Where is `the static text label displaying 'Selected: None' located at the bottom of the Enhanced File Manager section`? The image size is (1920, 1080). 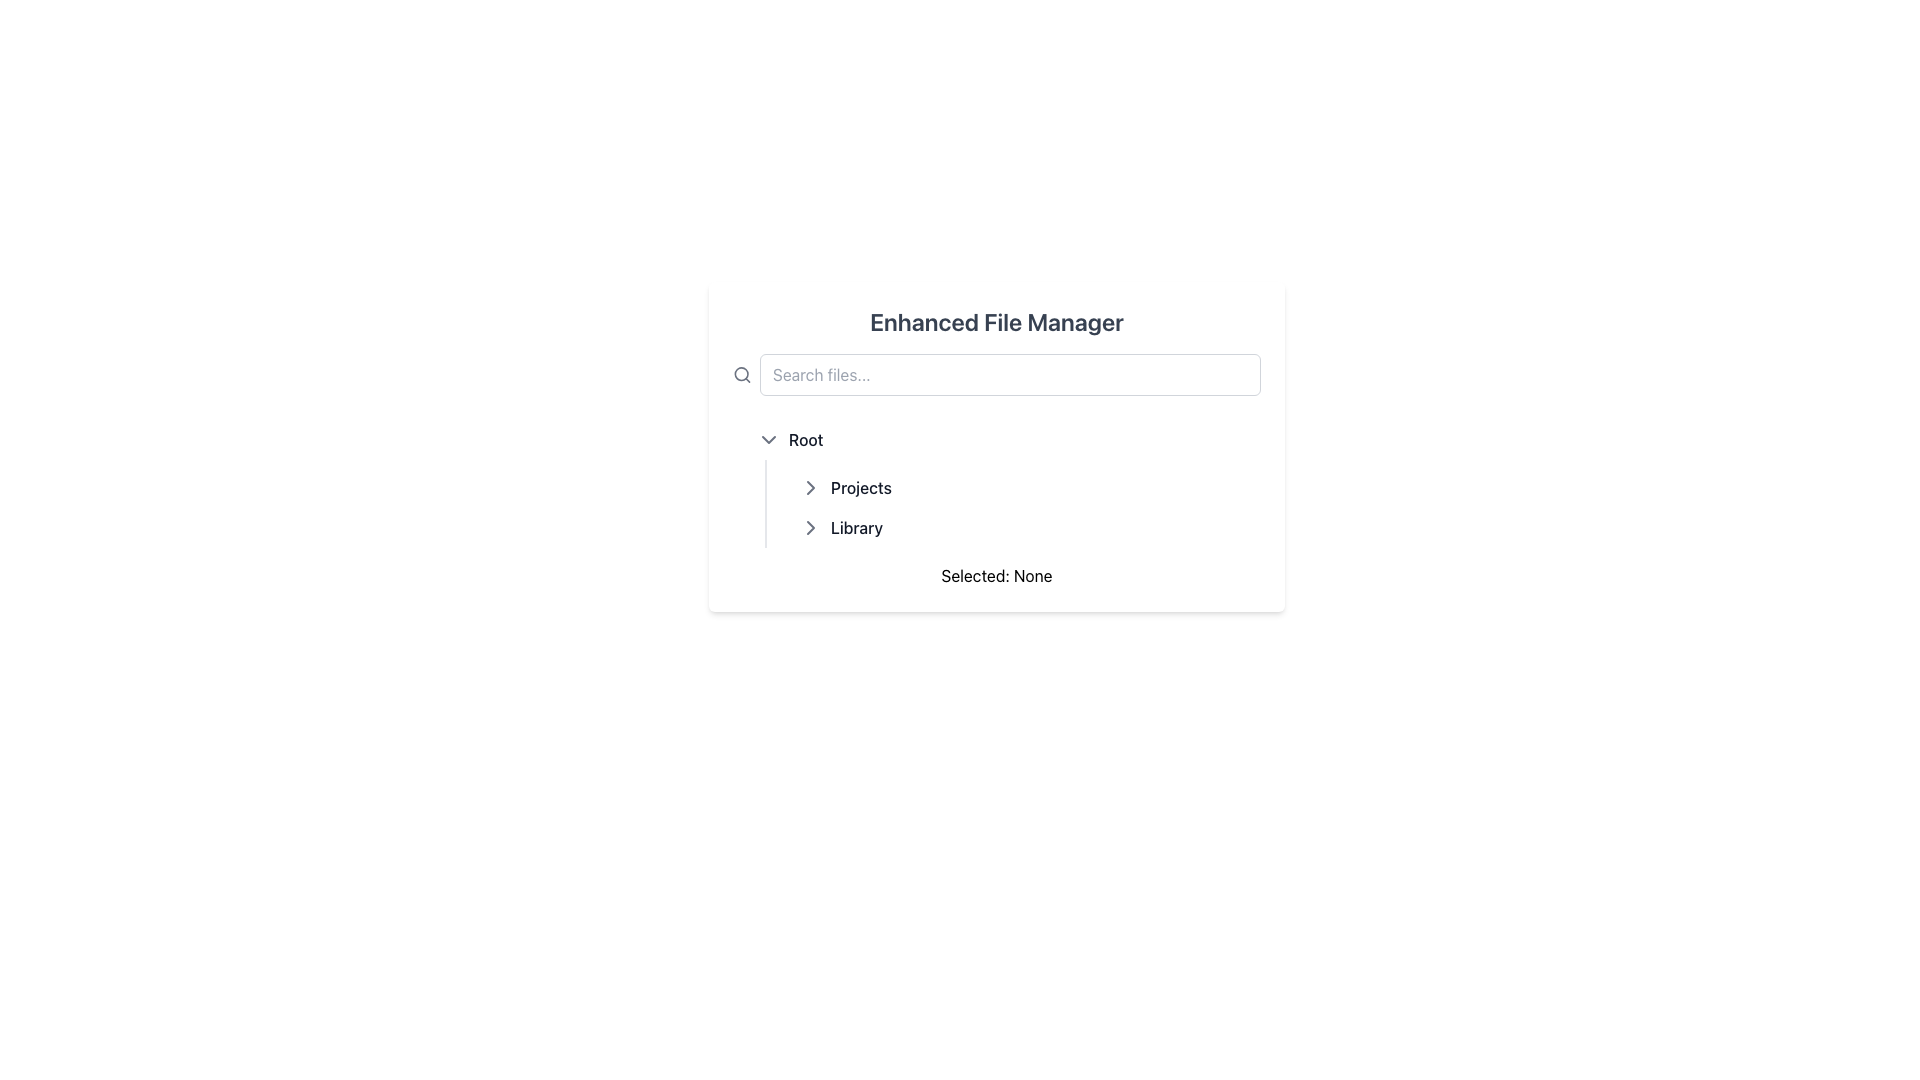
the static text label displaying 'Selected: None' located at the bottom of the Enhanced File Manager section is located at coordinates (997, 575).